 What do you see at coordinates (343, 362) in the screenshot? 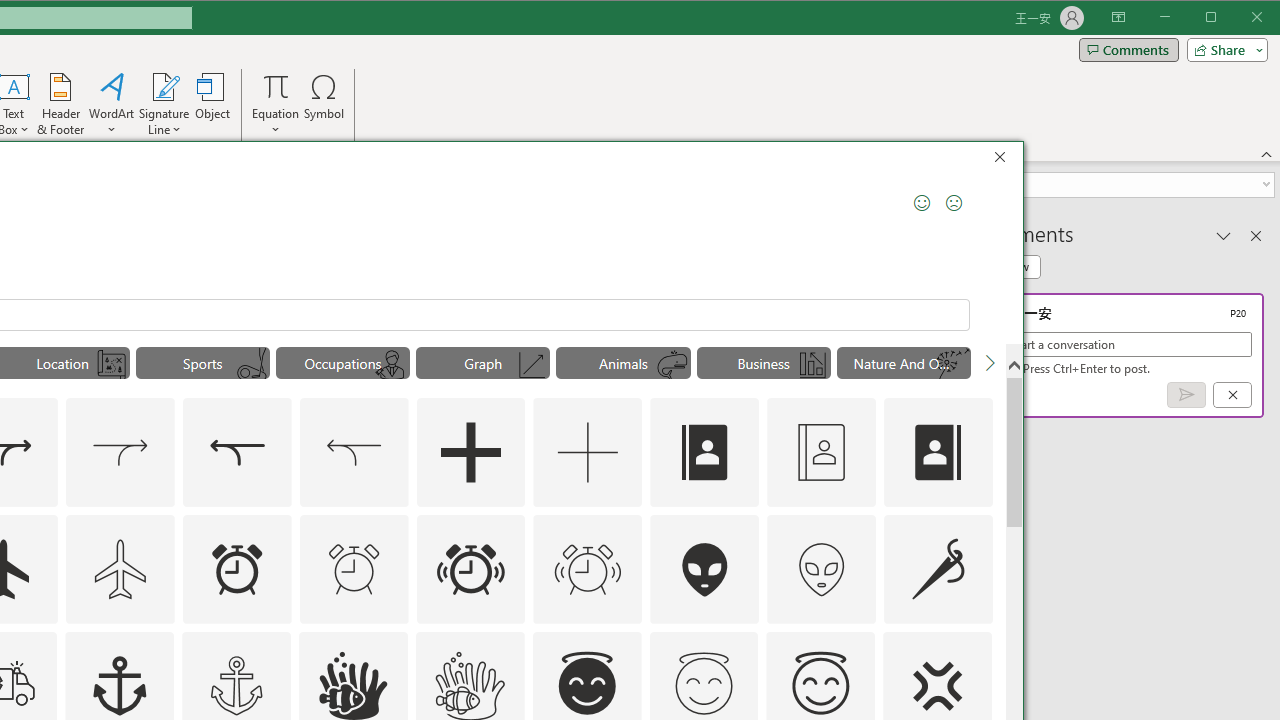
I see `'"Occupations" Icons.'` at bounding box center [343, 362].